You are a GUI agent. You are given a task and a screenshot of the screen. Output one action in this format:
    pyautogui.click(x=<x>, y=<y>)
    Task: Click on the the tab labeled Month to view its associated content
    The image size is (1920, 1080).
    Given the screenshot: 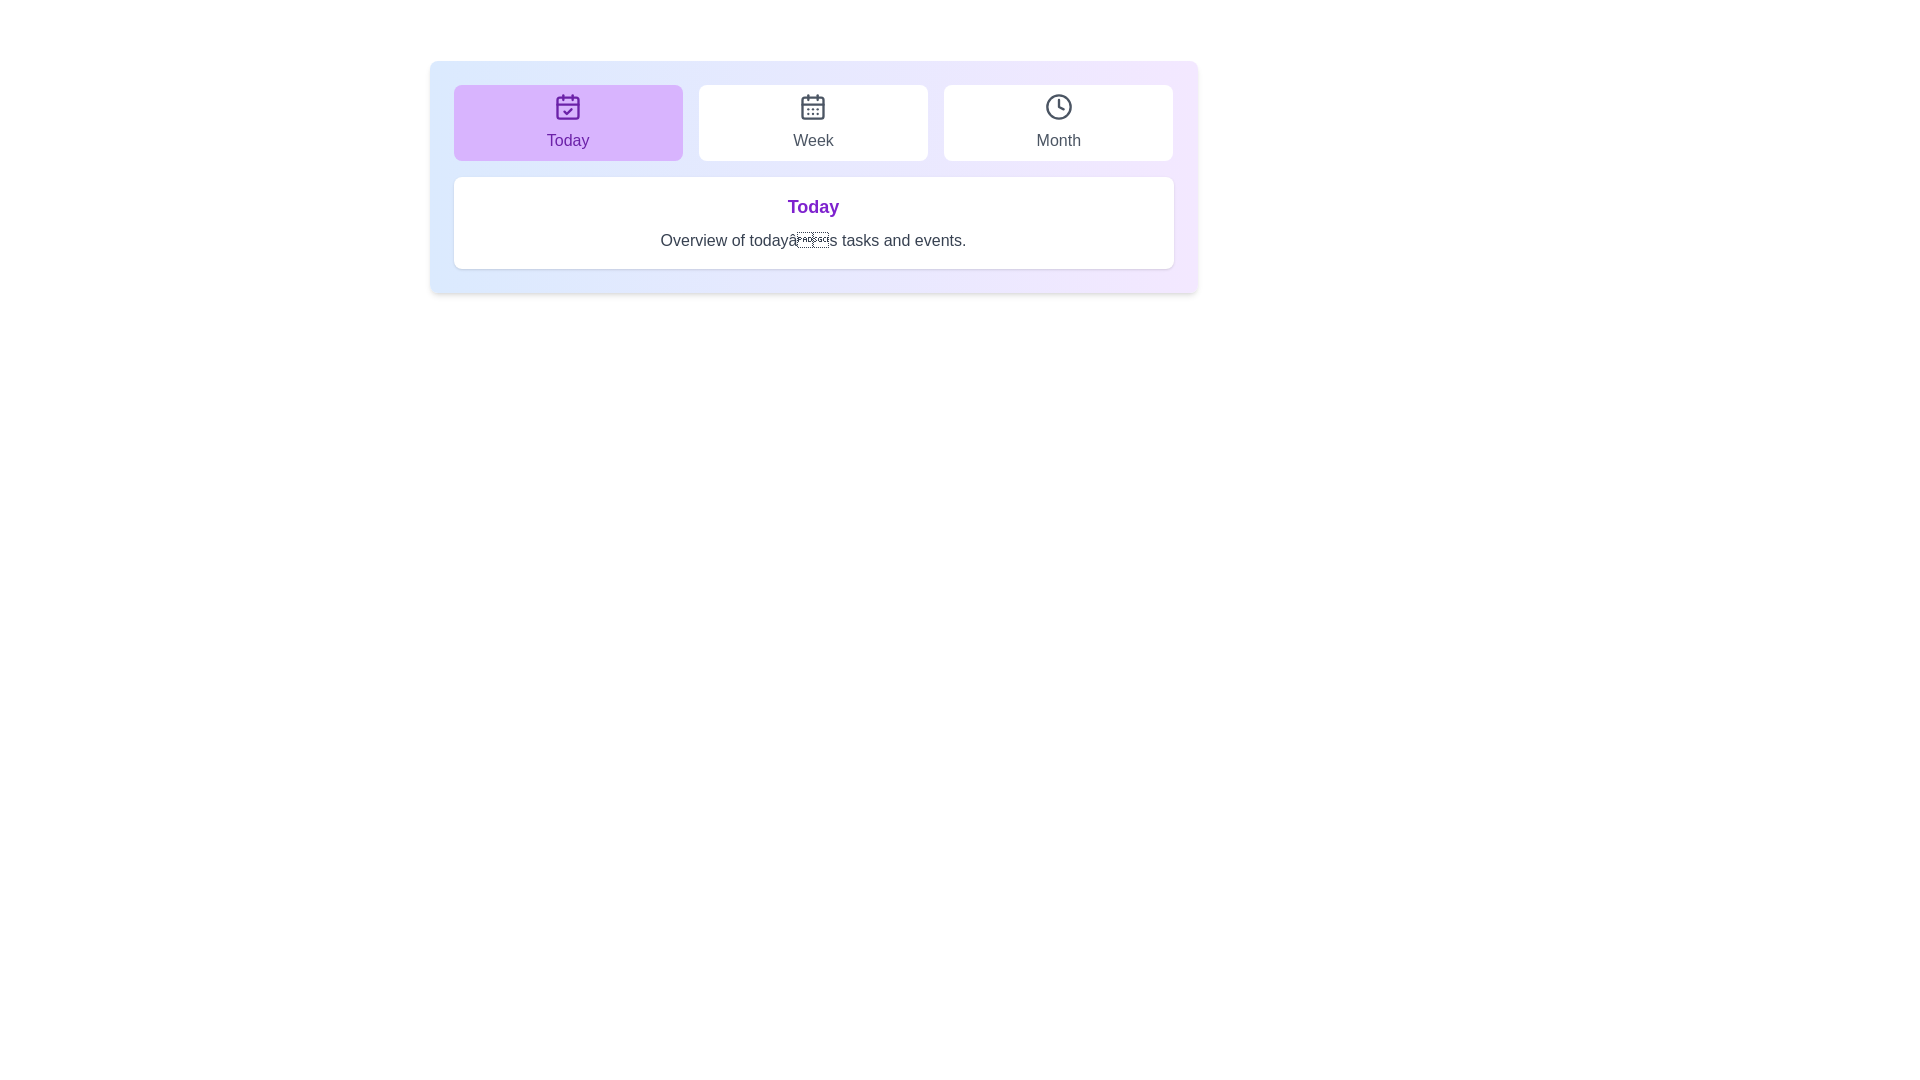 What is the action you would take?
    pyautogui.click(x=1057, y=123)
    